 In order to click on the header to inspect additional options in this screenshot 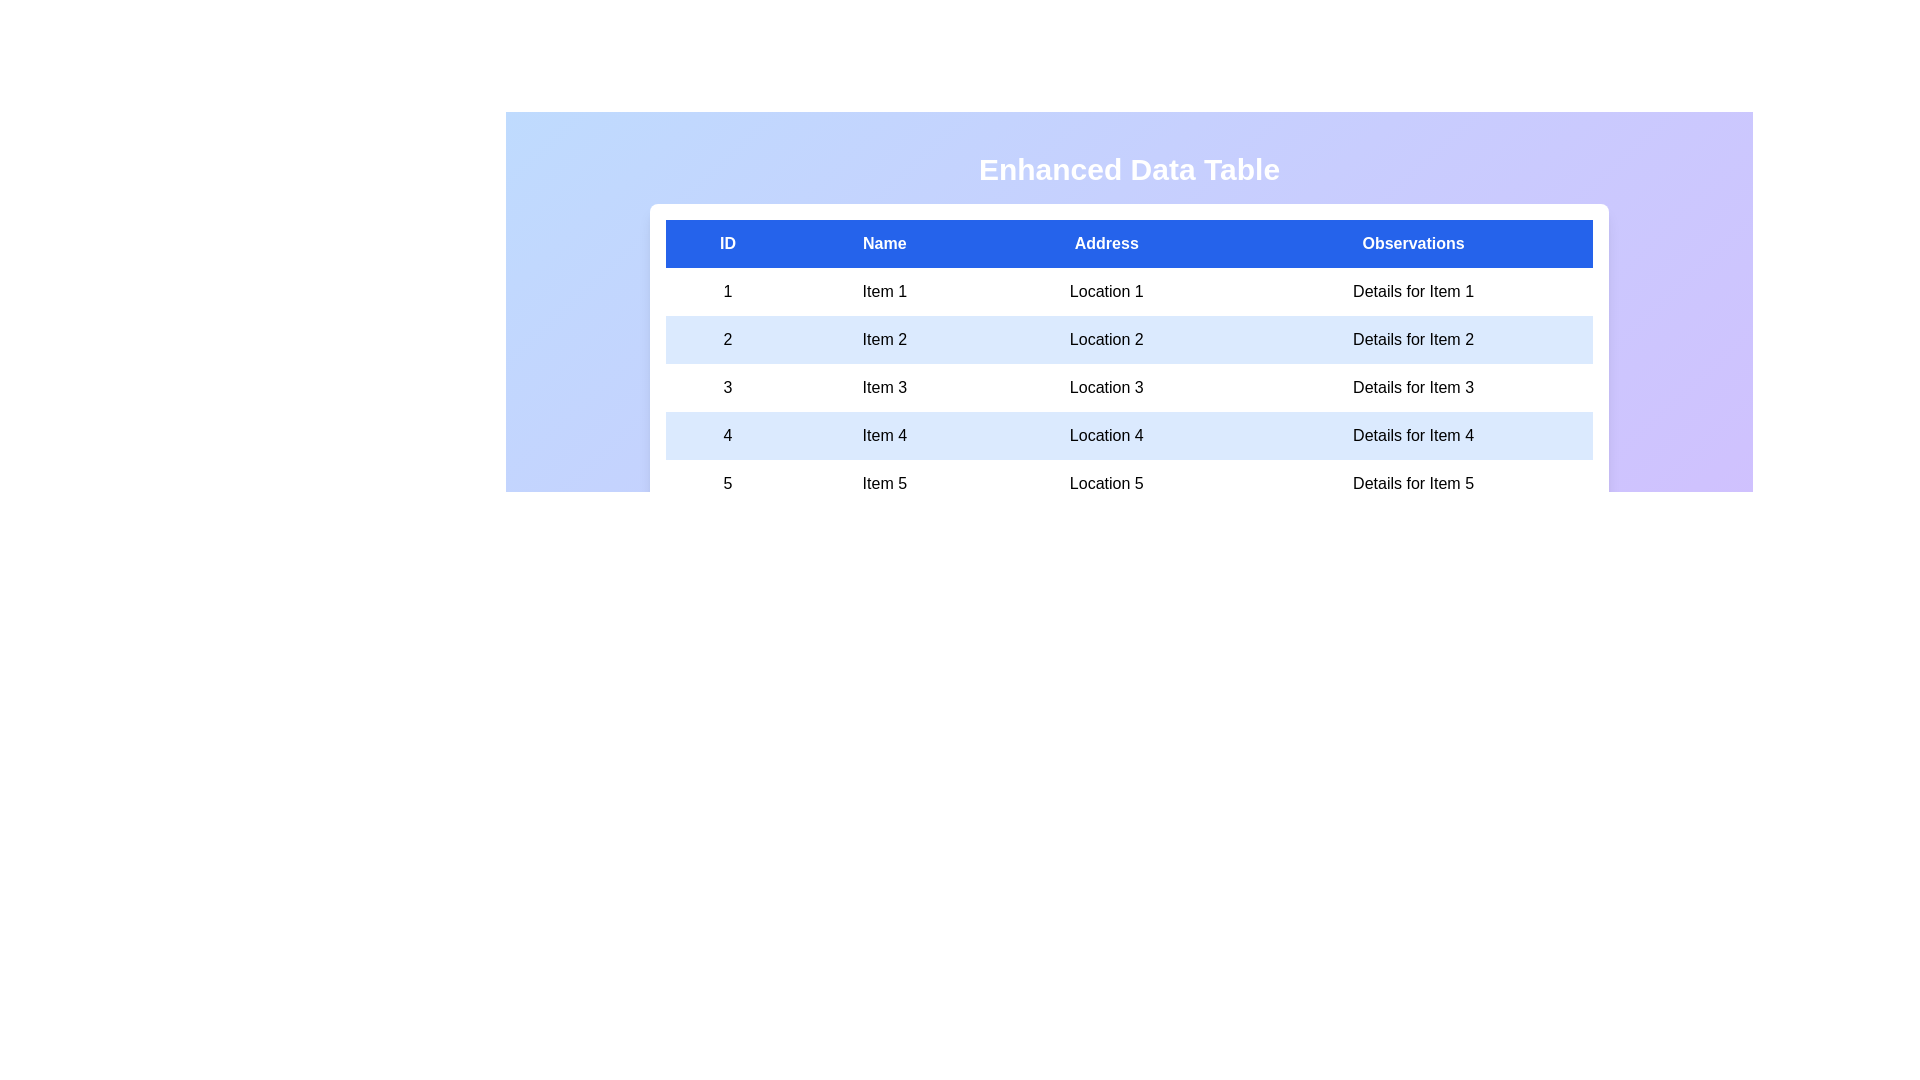, I will do `click(1129, 242)`.